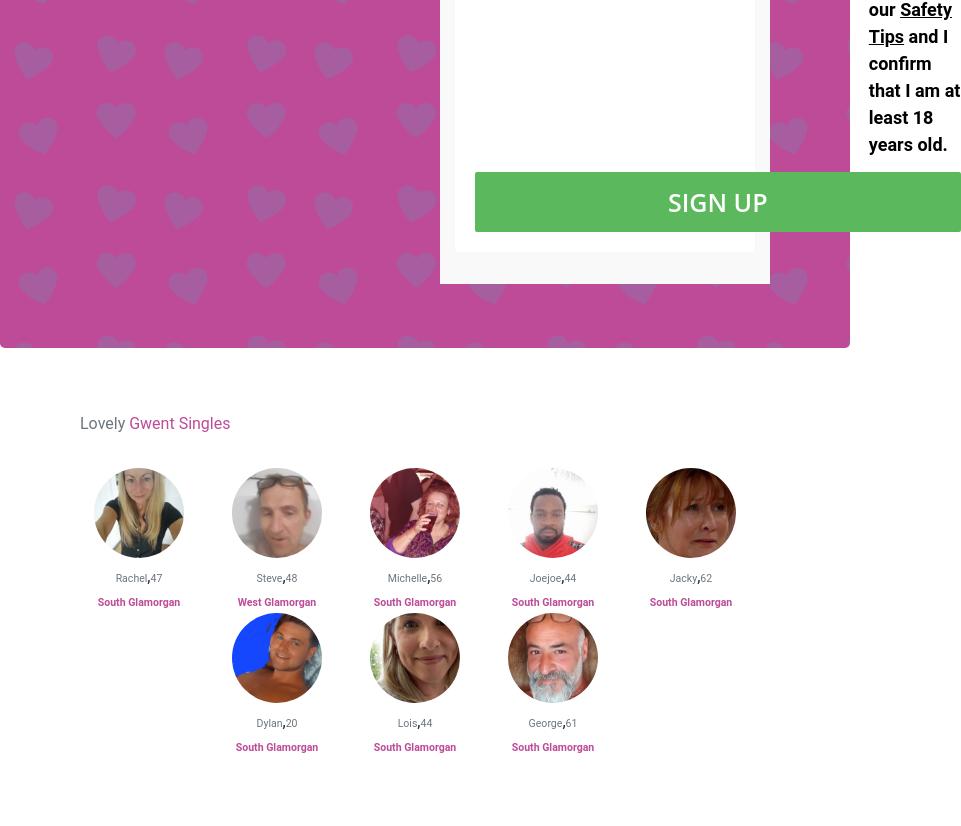 The height and width of the screenshot is (826, 961). What do you see at coordinates (570, 723) in the screenshot?
I see `'61'` at bounding box center [570, 723].